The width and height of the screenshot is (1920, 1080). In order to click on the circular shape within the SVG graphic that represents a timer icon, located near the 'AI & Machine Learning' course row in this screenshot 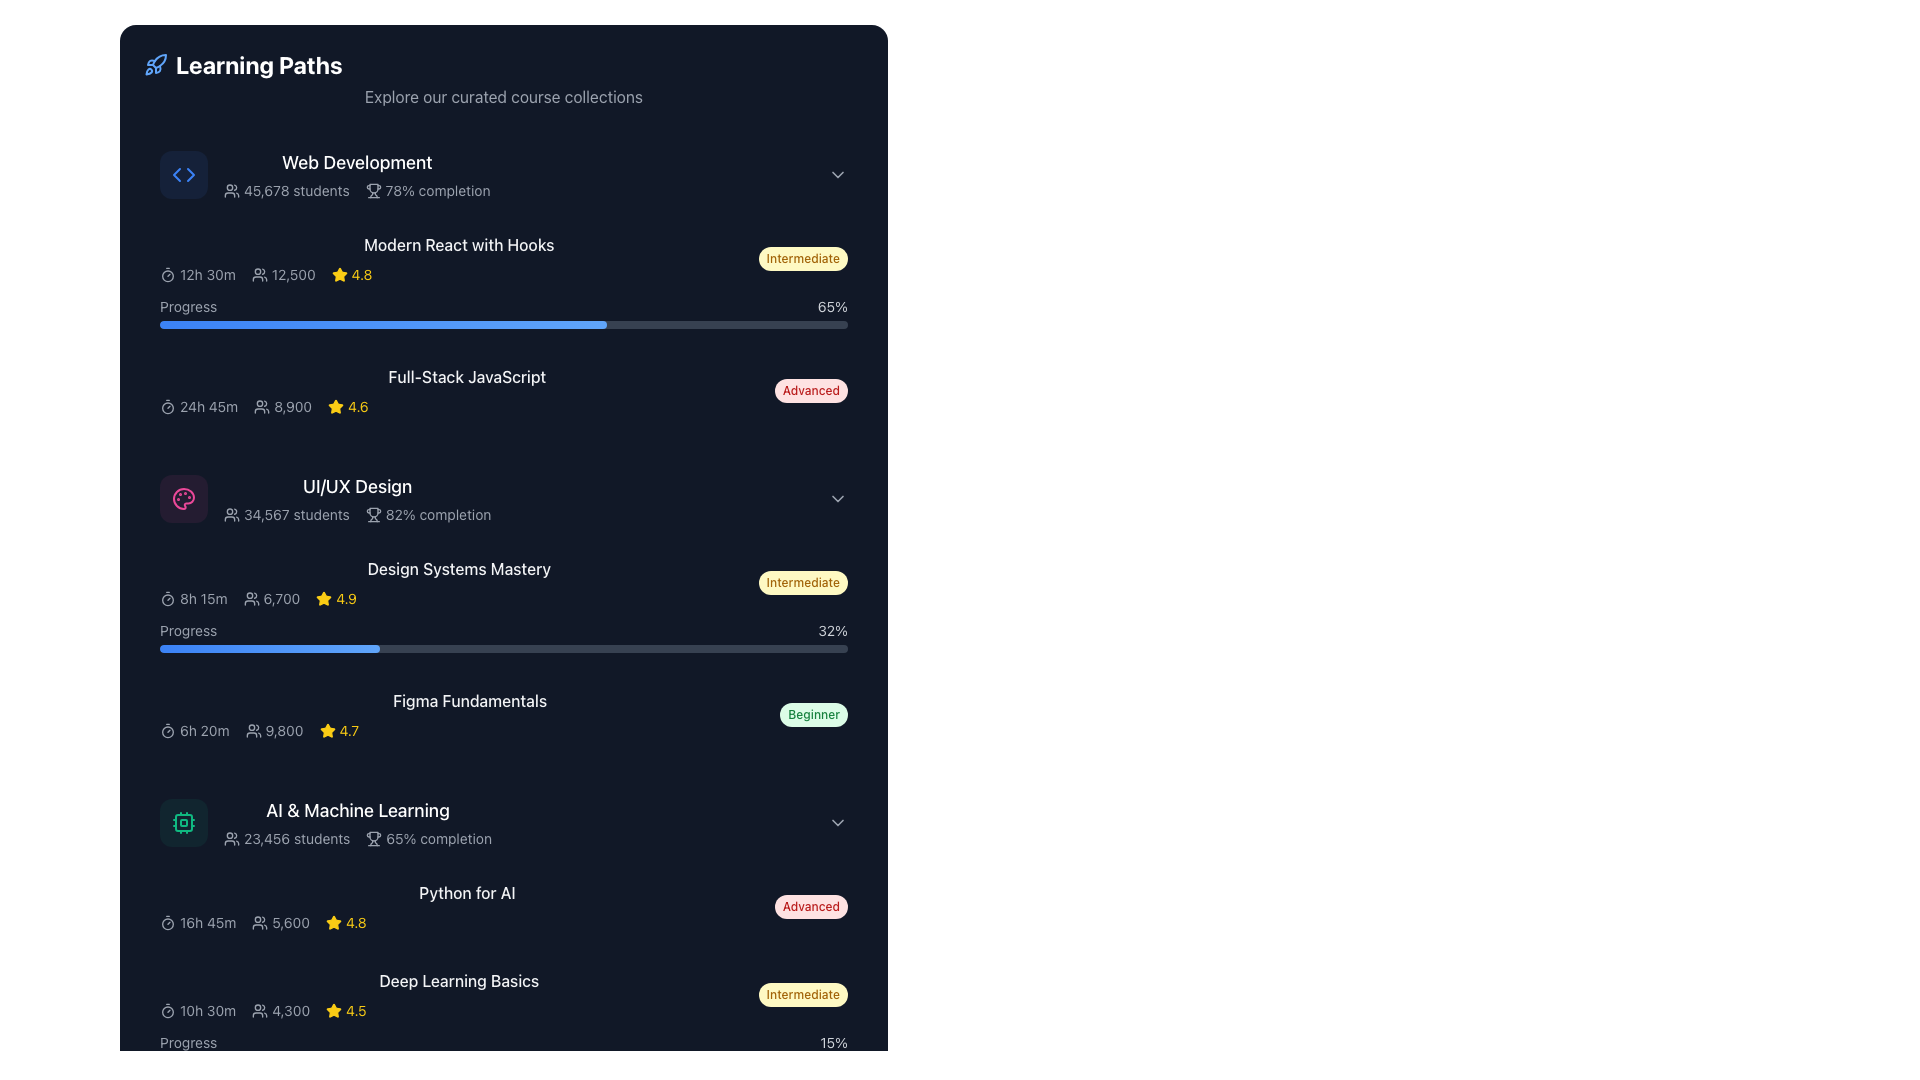, I will do `click(168, 924)`.